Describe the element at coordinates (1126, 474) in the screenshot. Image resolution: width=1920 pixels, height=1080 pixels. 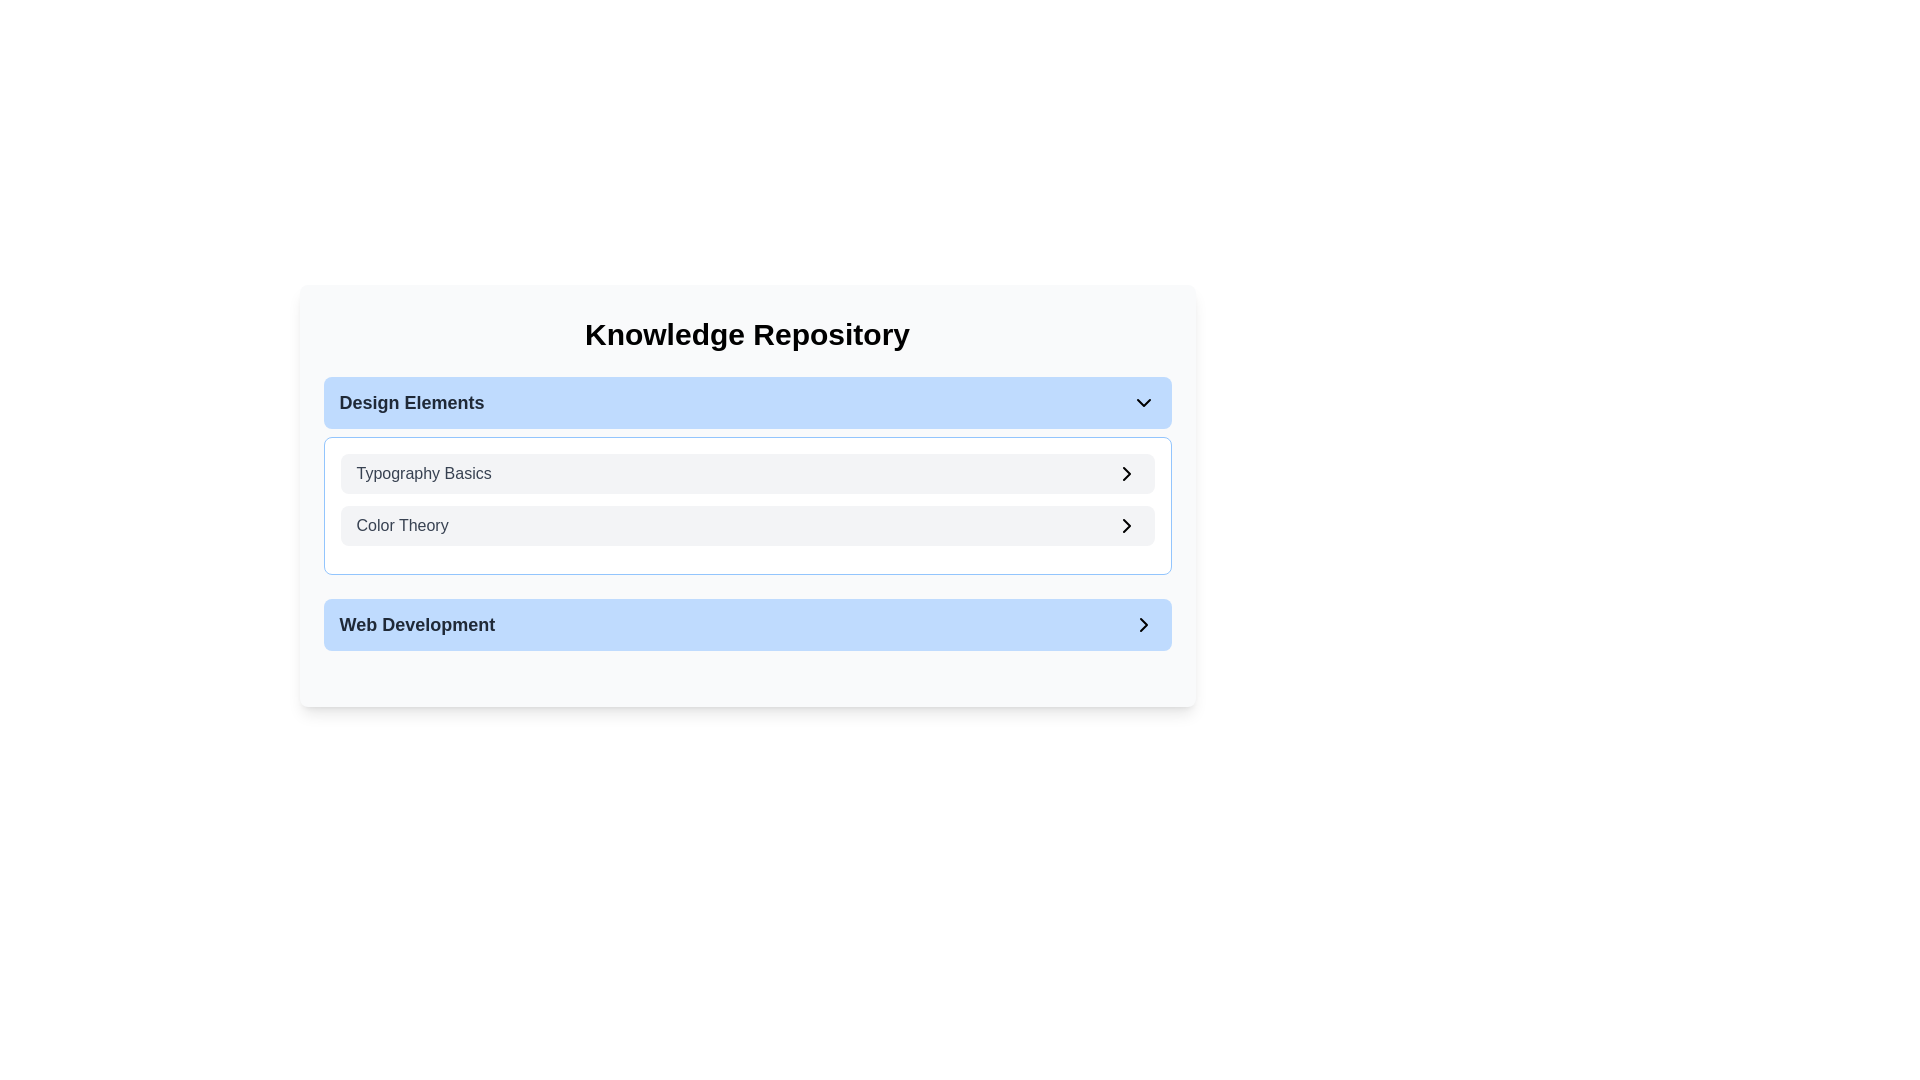
I see `the arrow-shaped icon representing a rightward direction, located at the far right of the 'Color Theory' row under the 'Design Elements' section` at that location.